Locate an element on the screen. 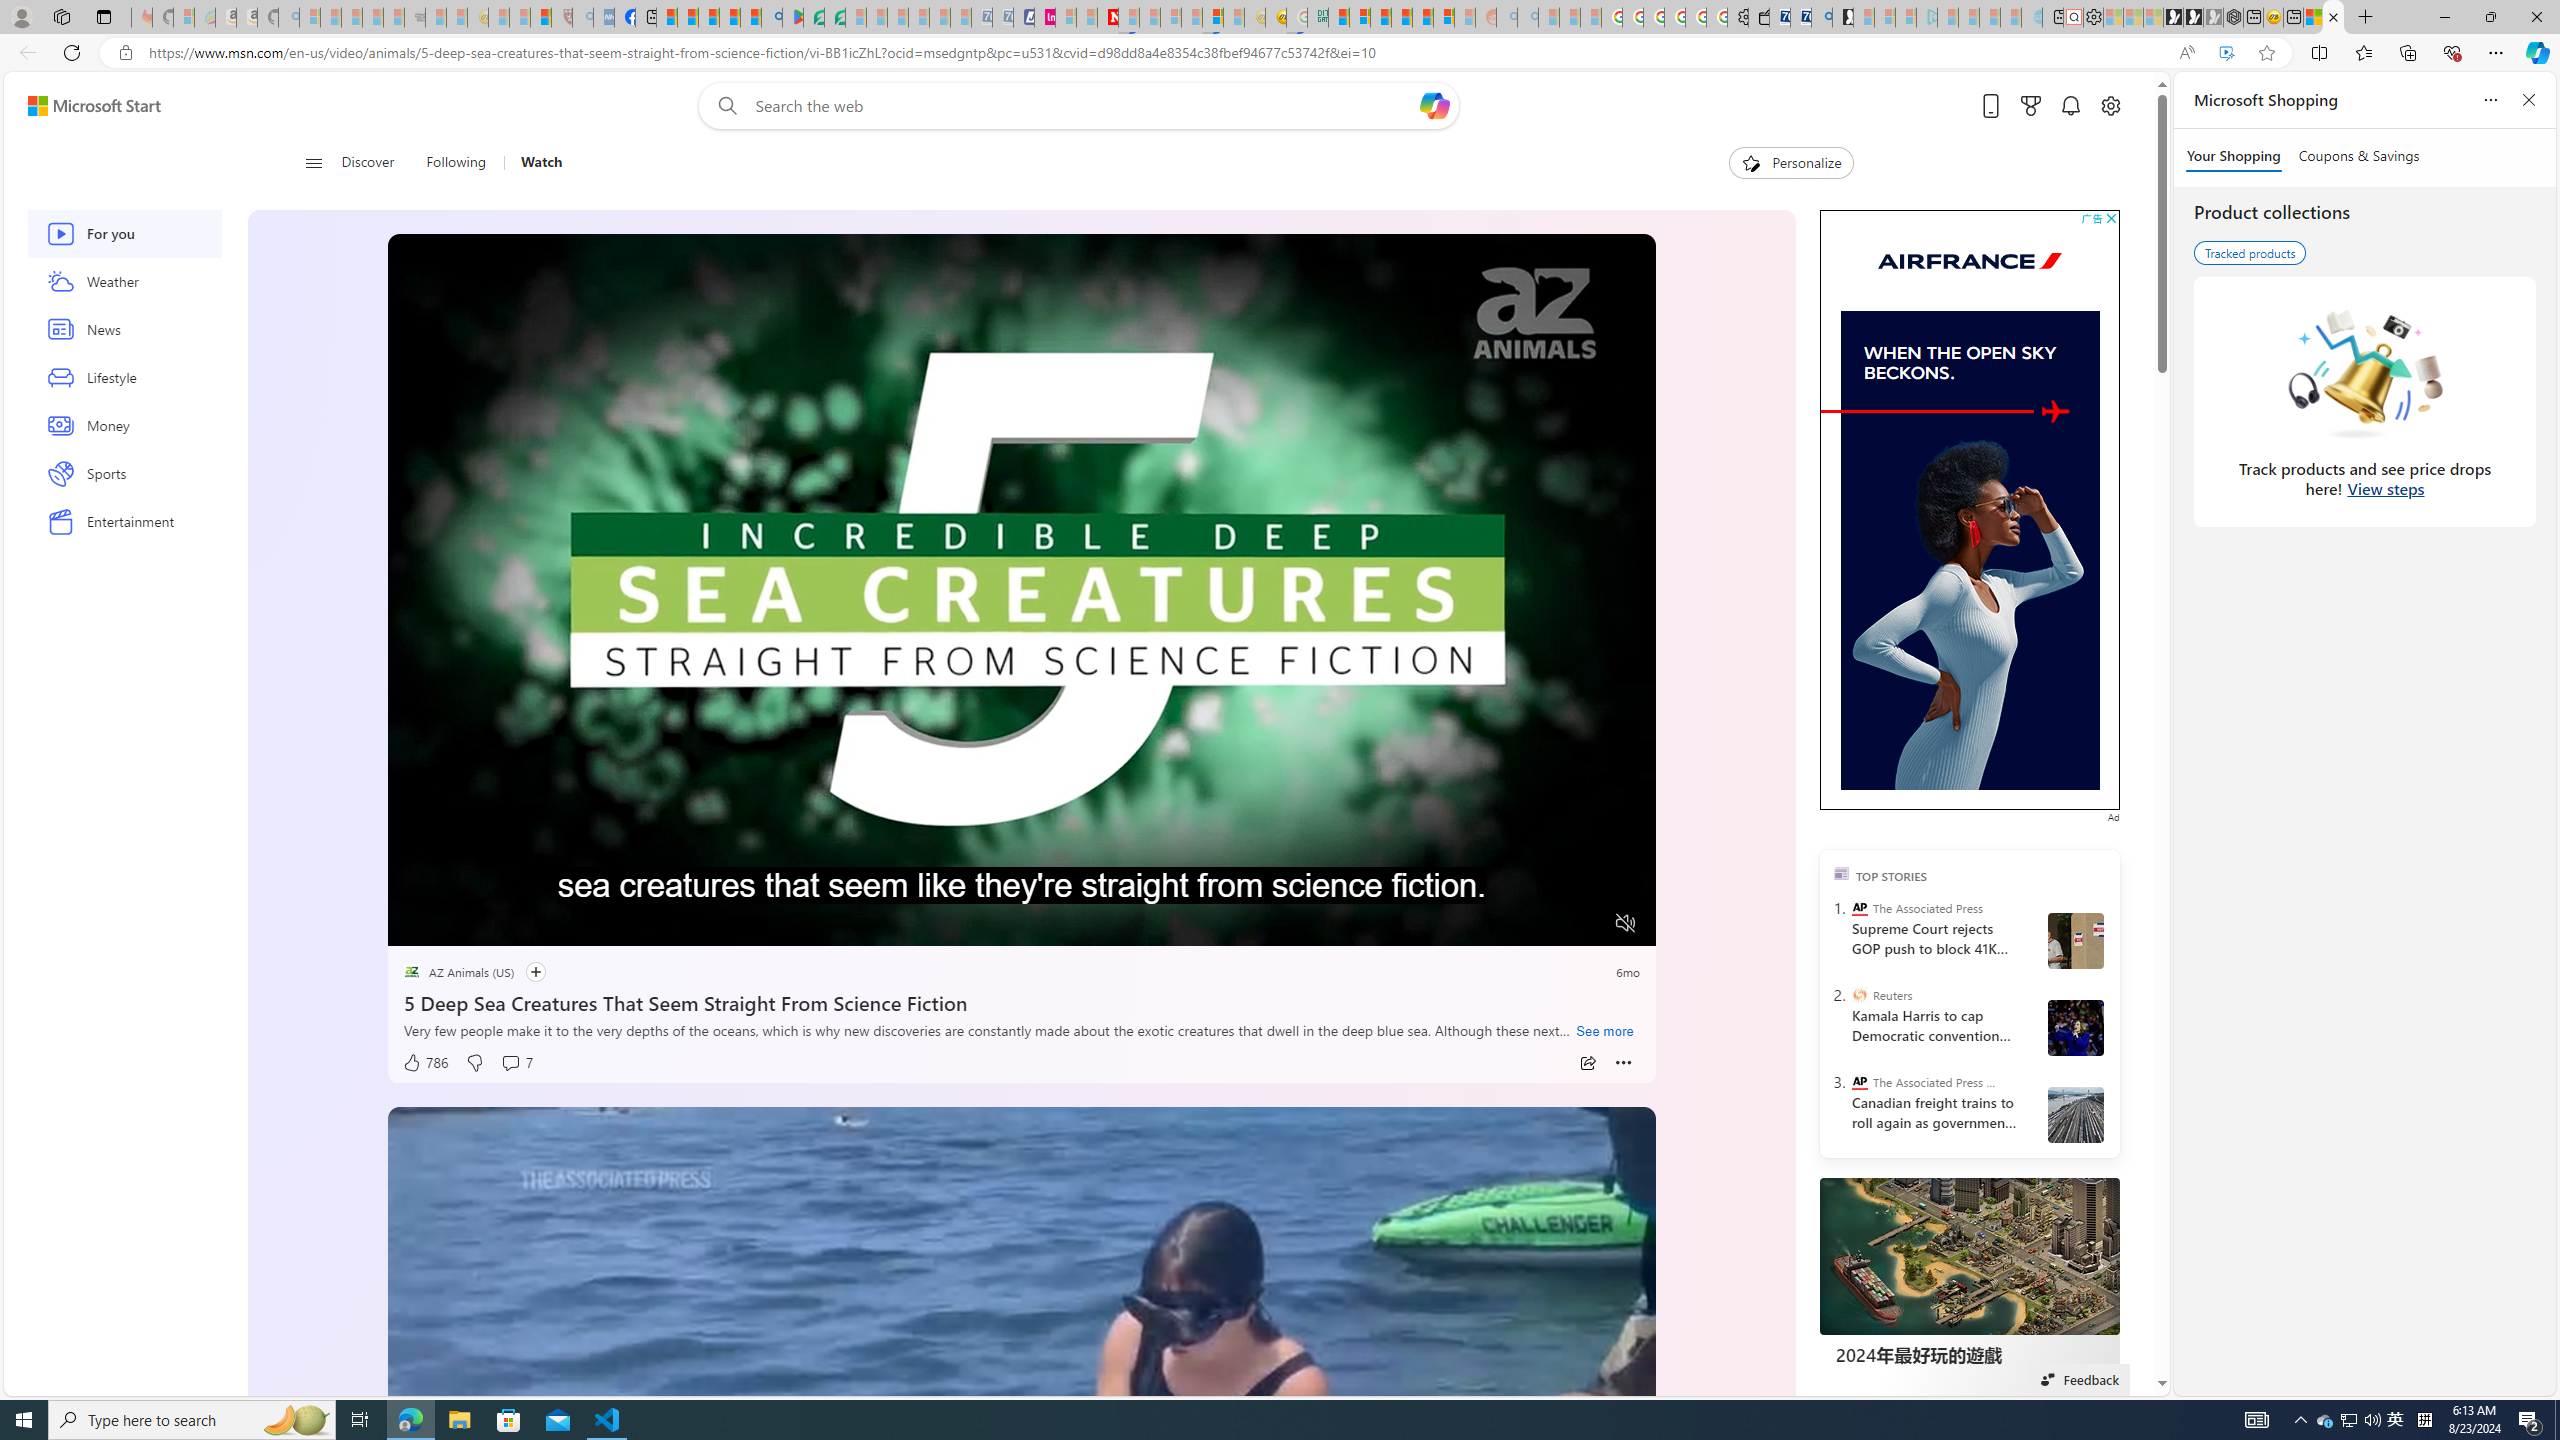  ' Harris and Walz campaign in Wisconsin' is located at coordinates (2075, 1026).